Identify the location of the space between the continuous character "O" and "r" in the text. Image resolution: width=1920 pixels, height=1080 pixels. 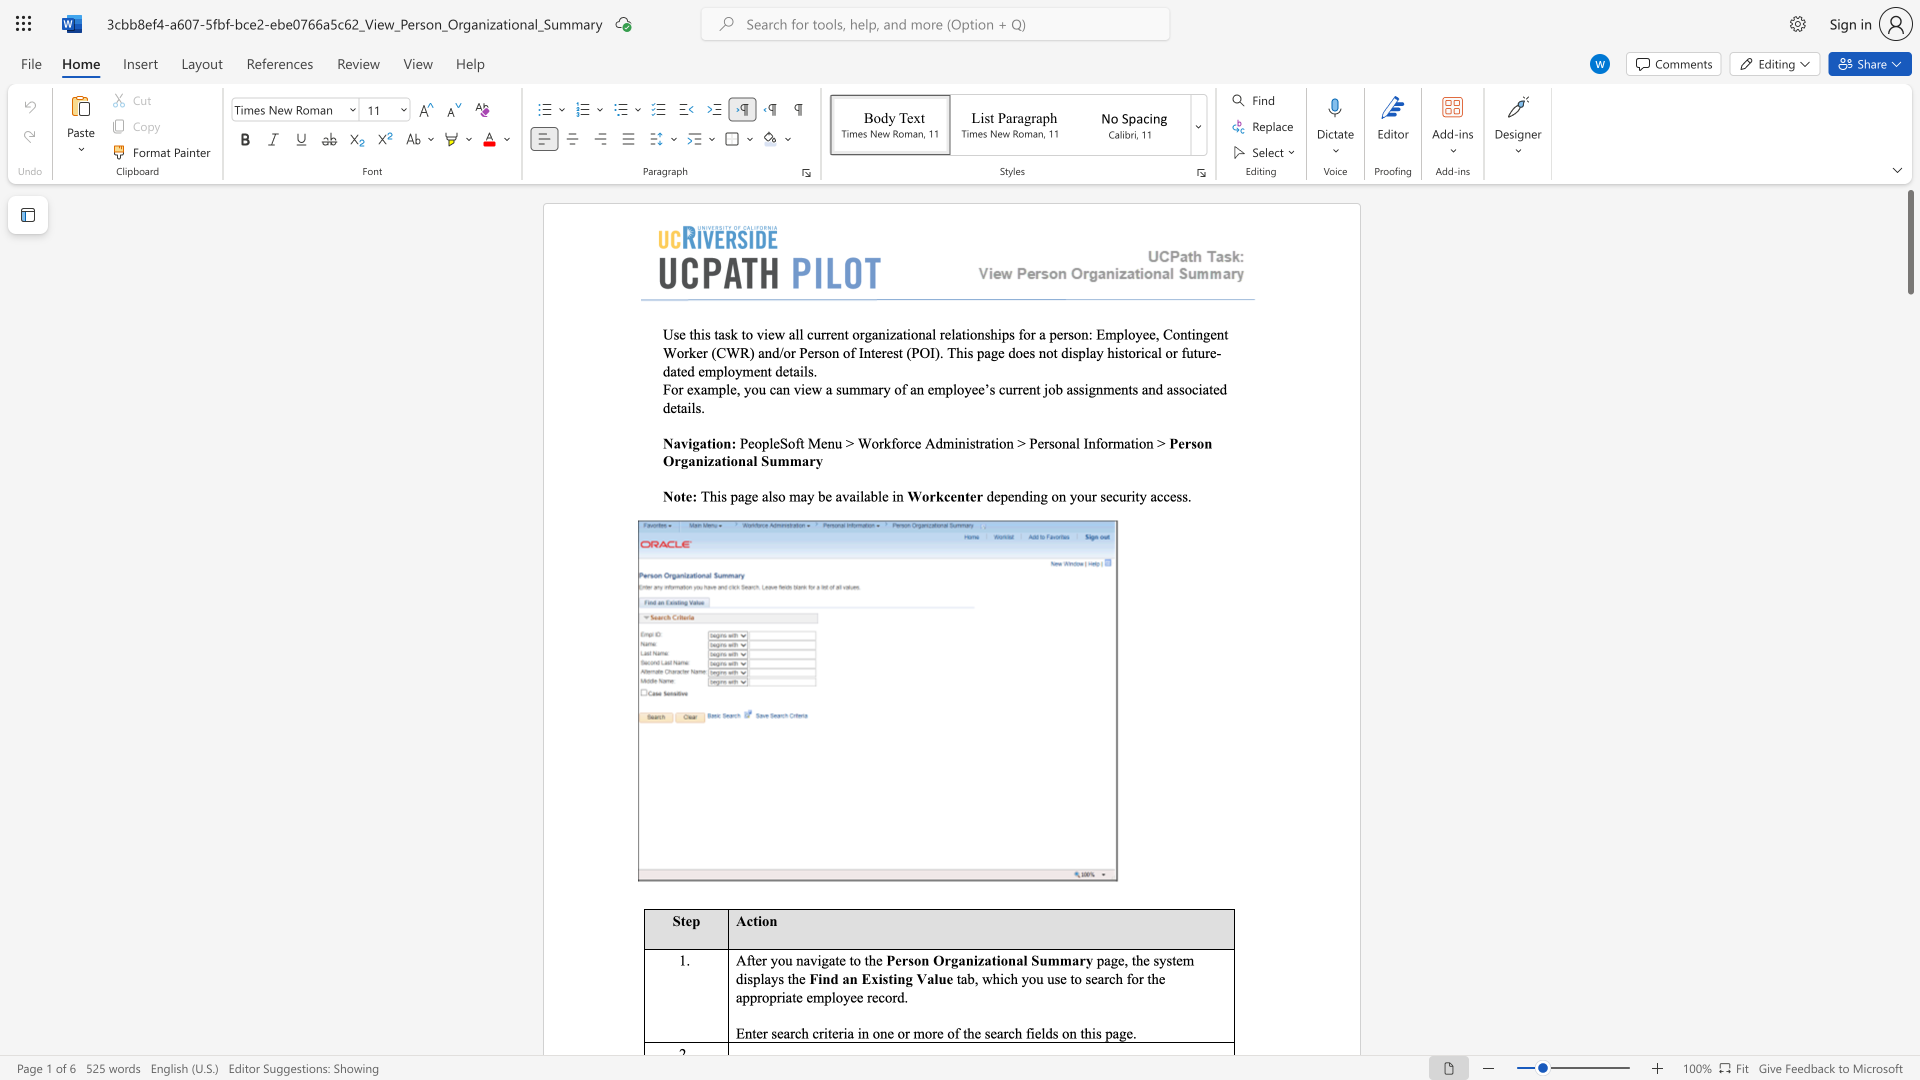
(673, 461).